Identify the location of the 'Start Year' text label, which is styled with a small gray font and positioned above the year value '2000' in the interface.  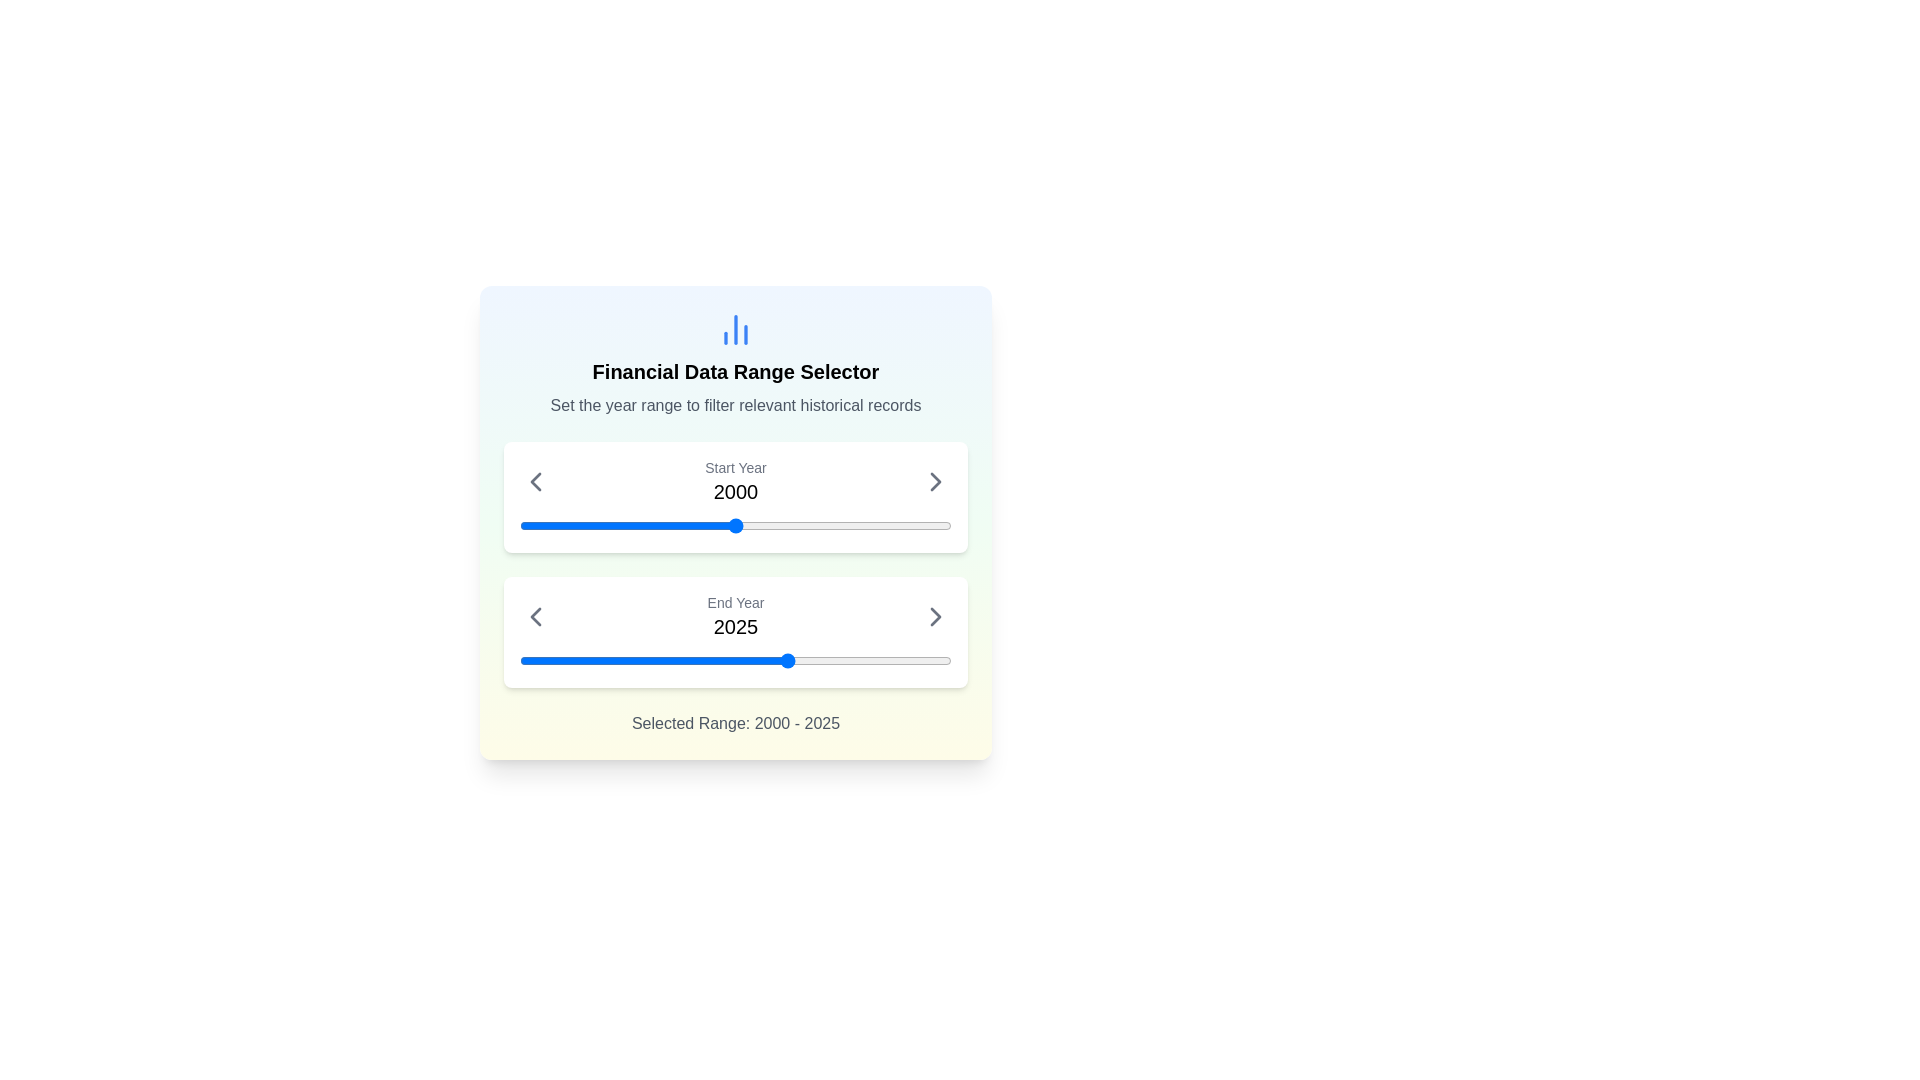
(734, 467).